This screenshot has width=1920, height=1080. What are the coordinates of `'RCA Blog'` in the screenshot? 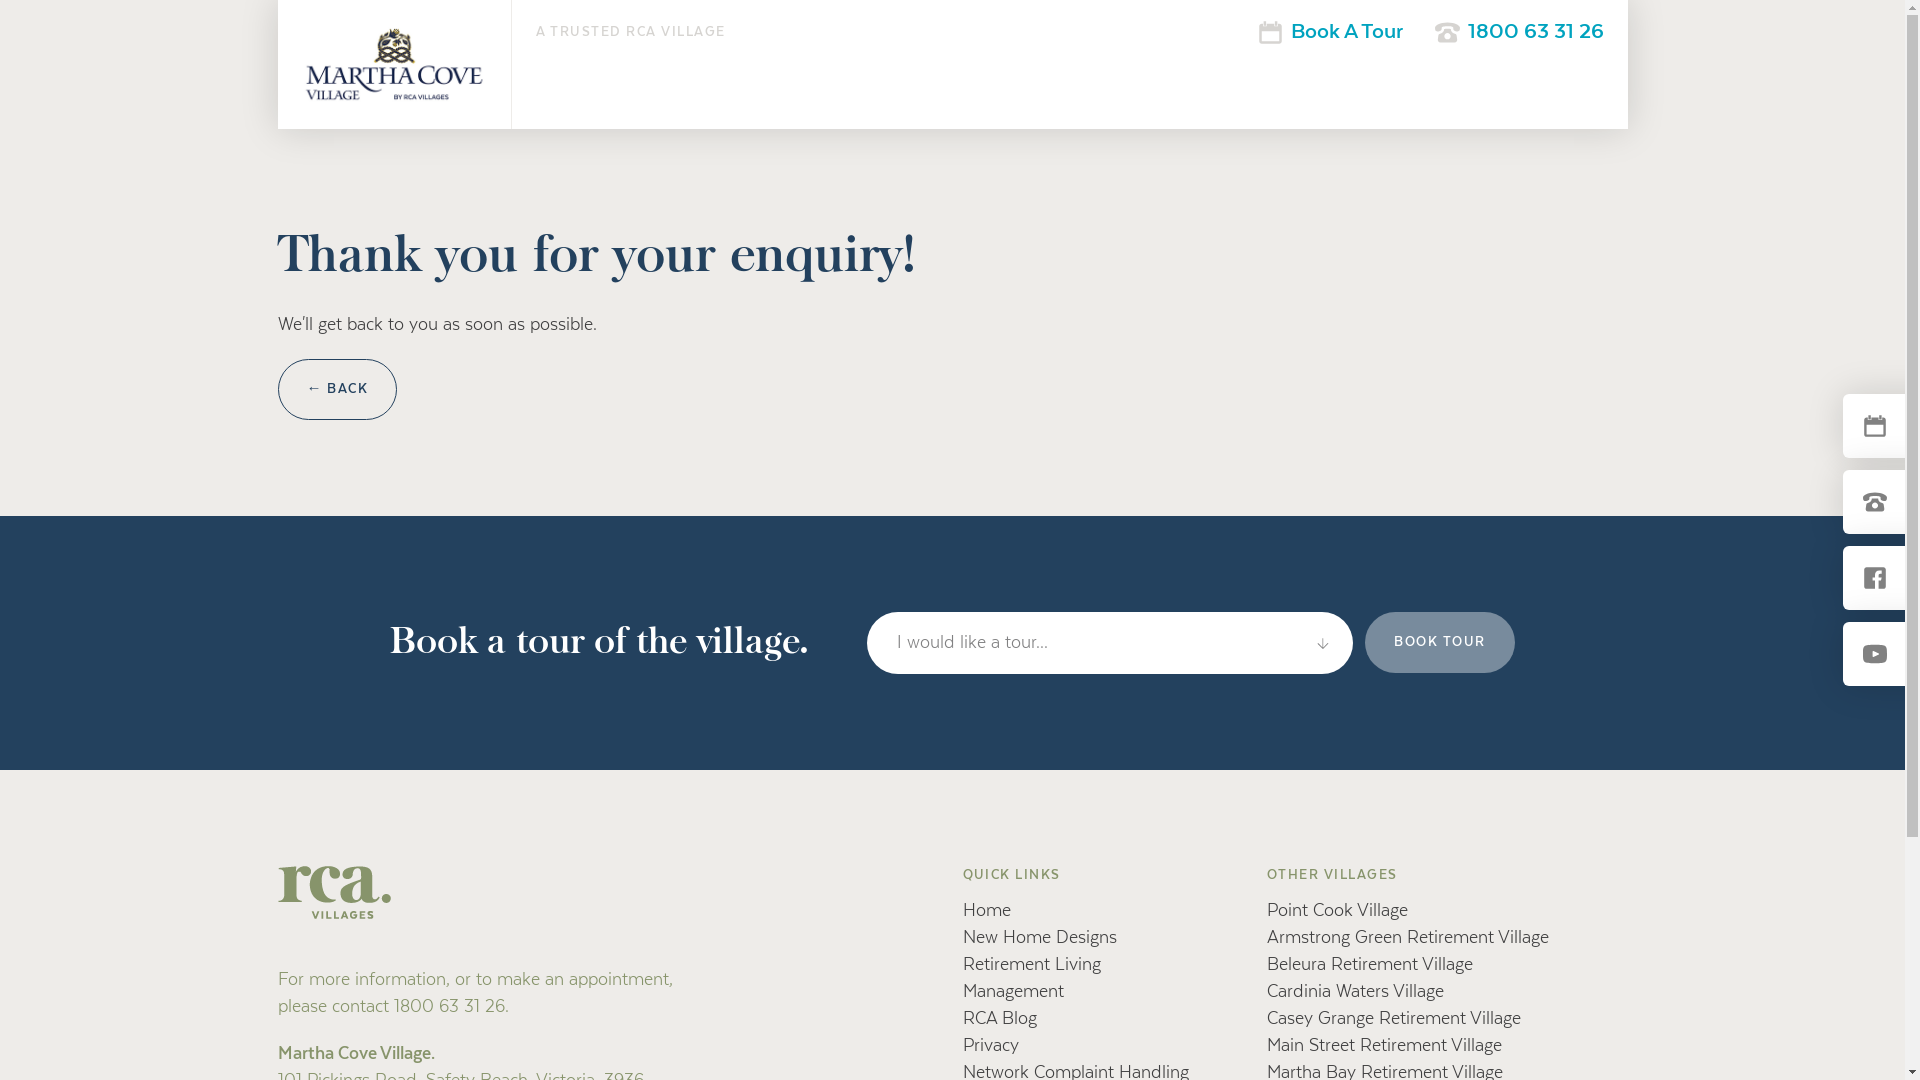 It's located at (998, 1018).